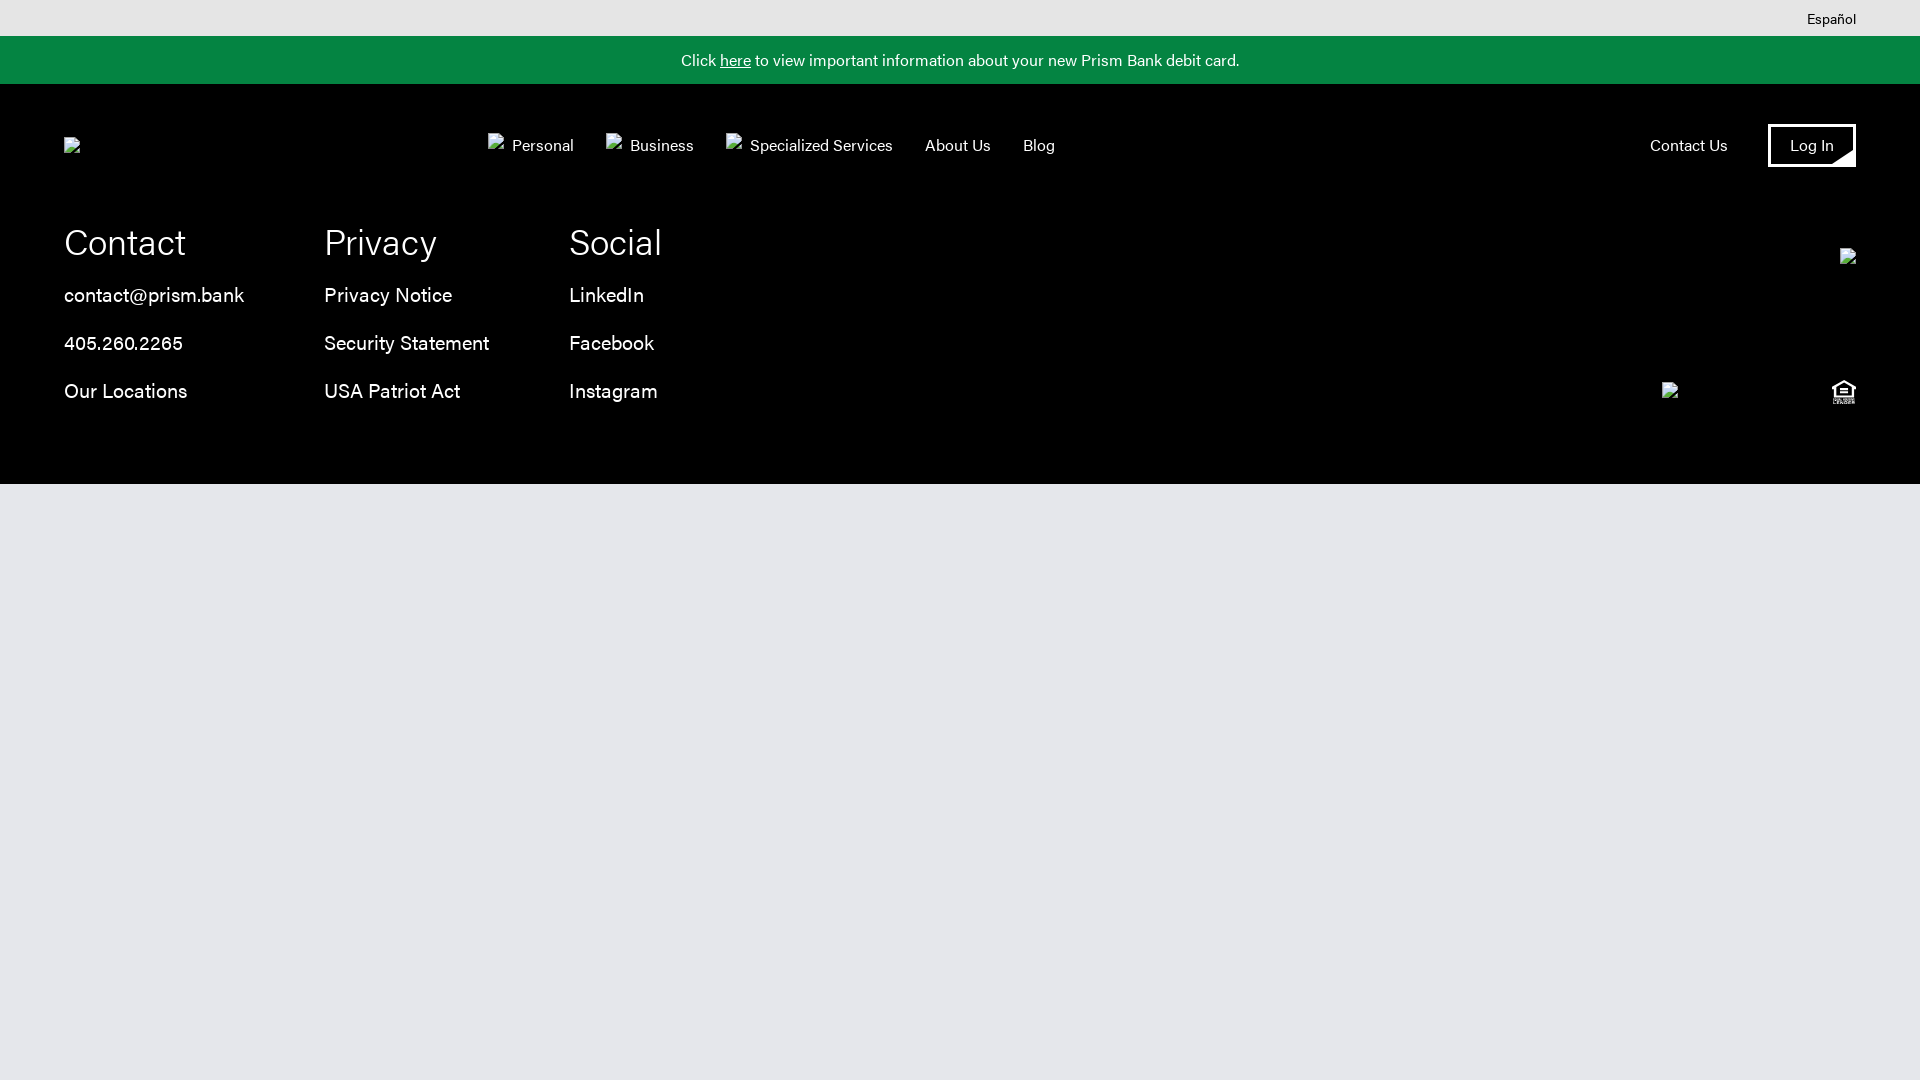 The image size is (1920, 1080). I want to click on 'Instagram', so click(612, 389).